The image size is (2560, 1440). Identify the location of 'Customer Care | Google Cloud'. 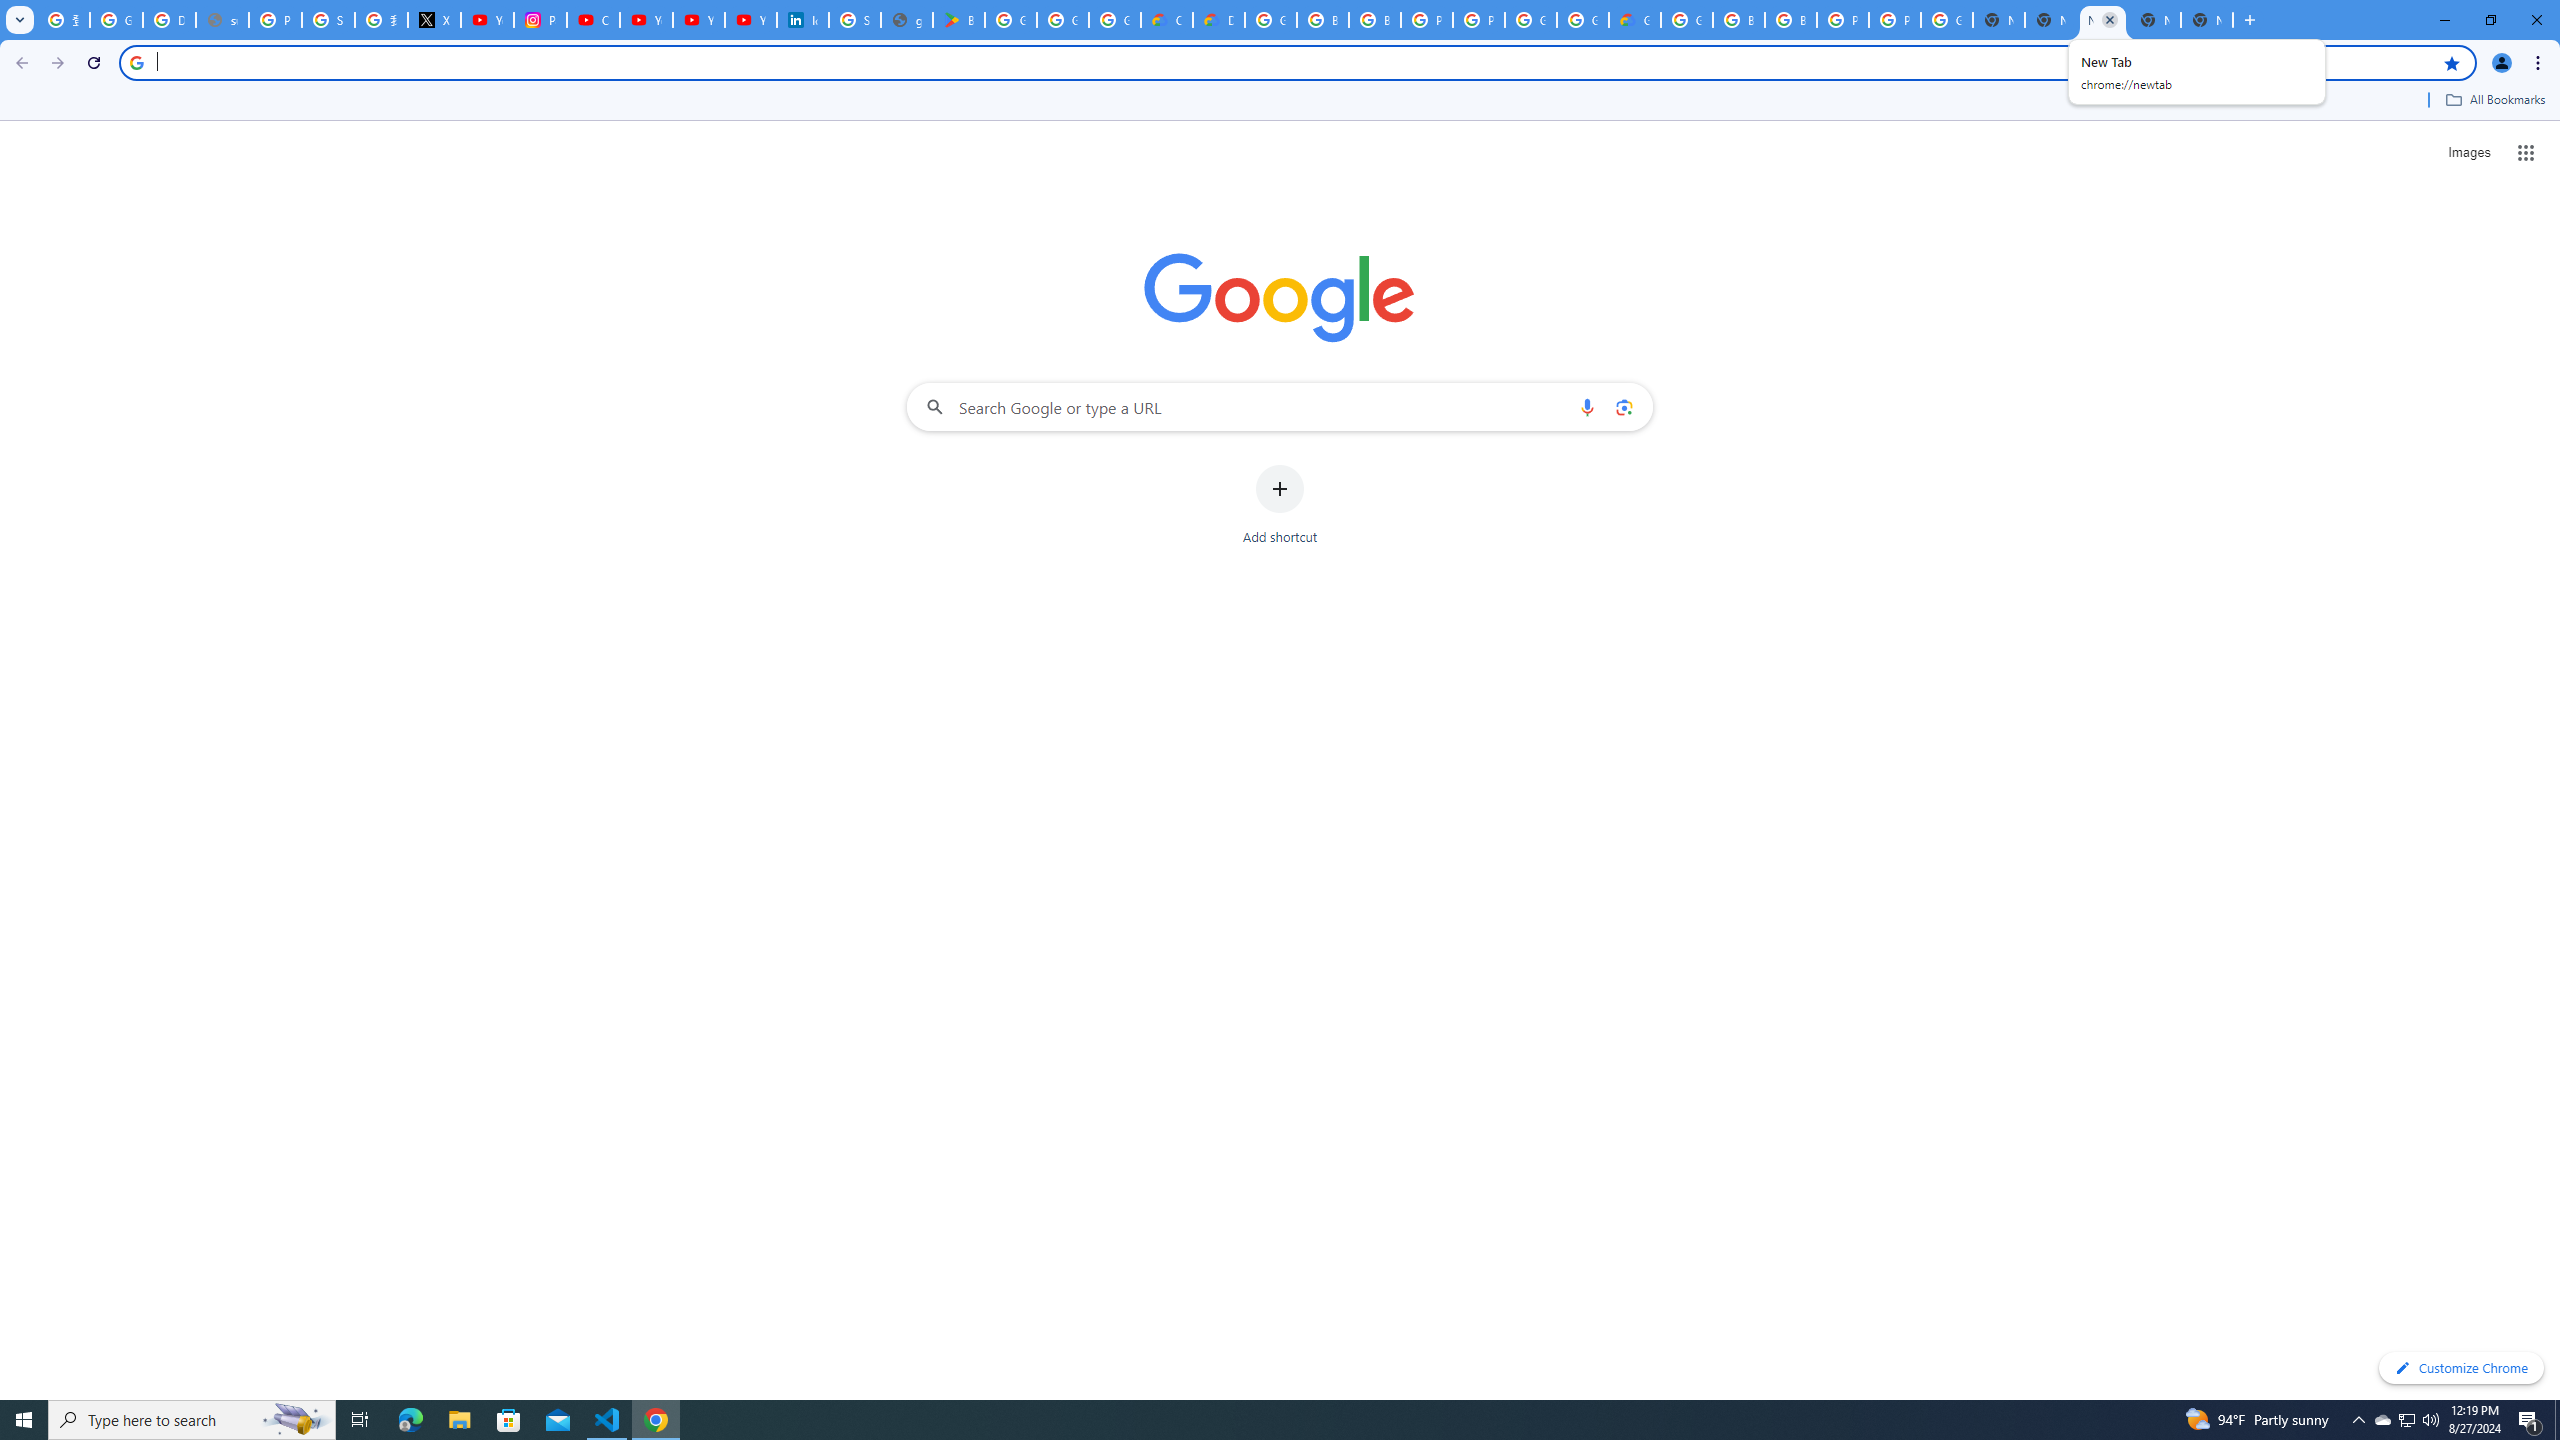
(1166, 19).